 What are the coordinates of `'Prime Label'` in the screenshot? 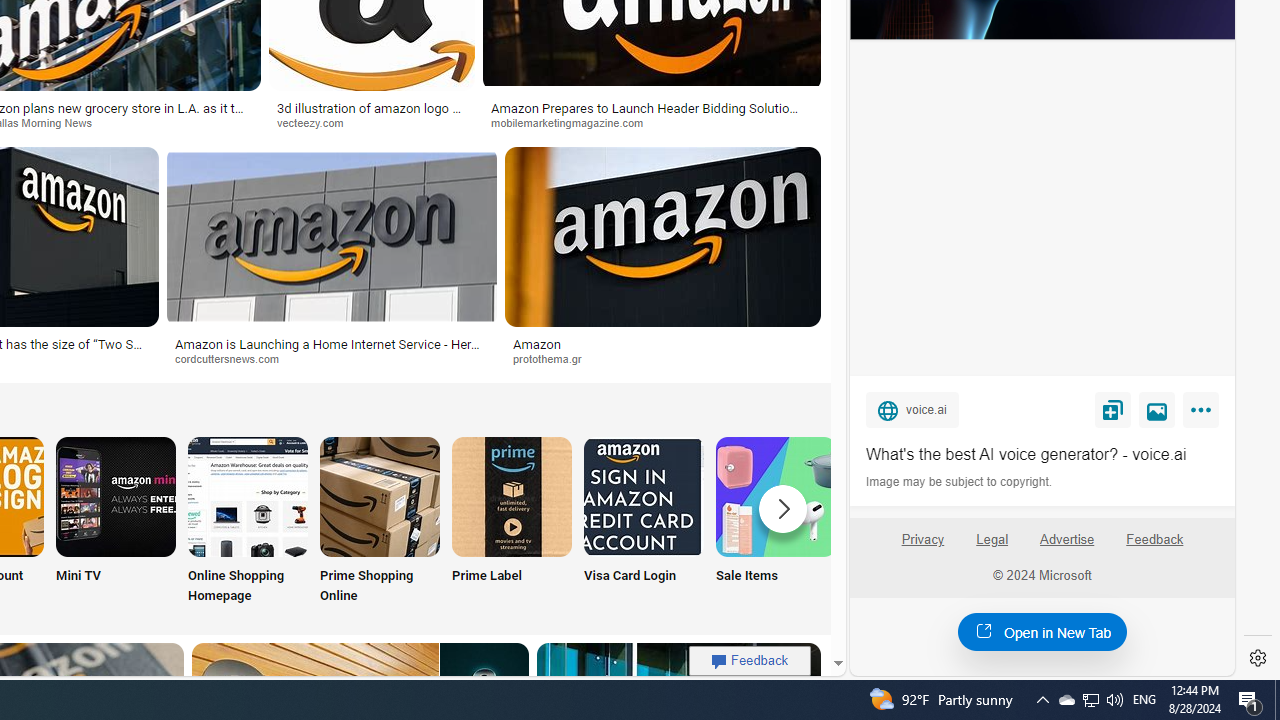 It's located at (512, 521).